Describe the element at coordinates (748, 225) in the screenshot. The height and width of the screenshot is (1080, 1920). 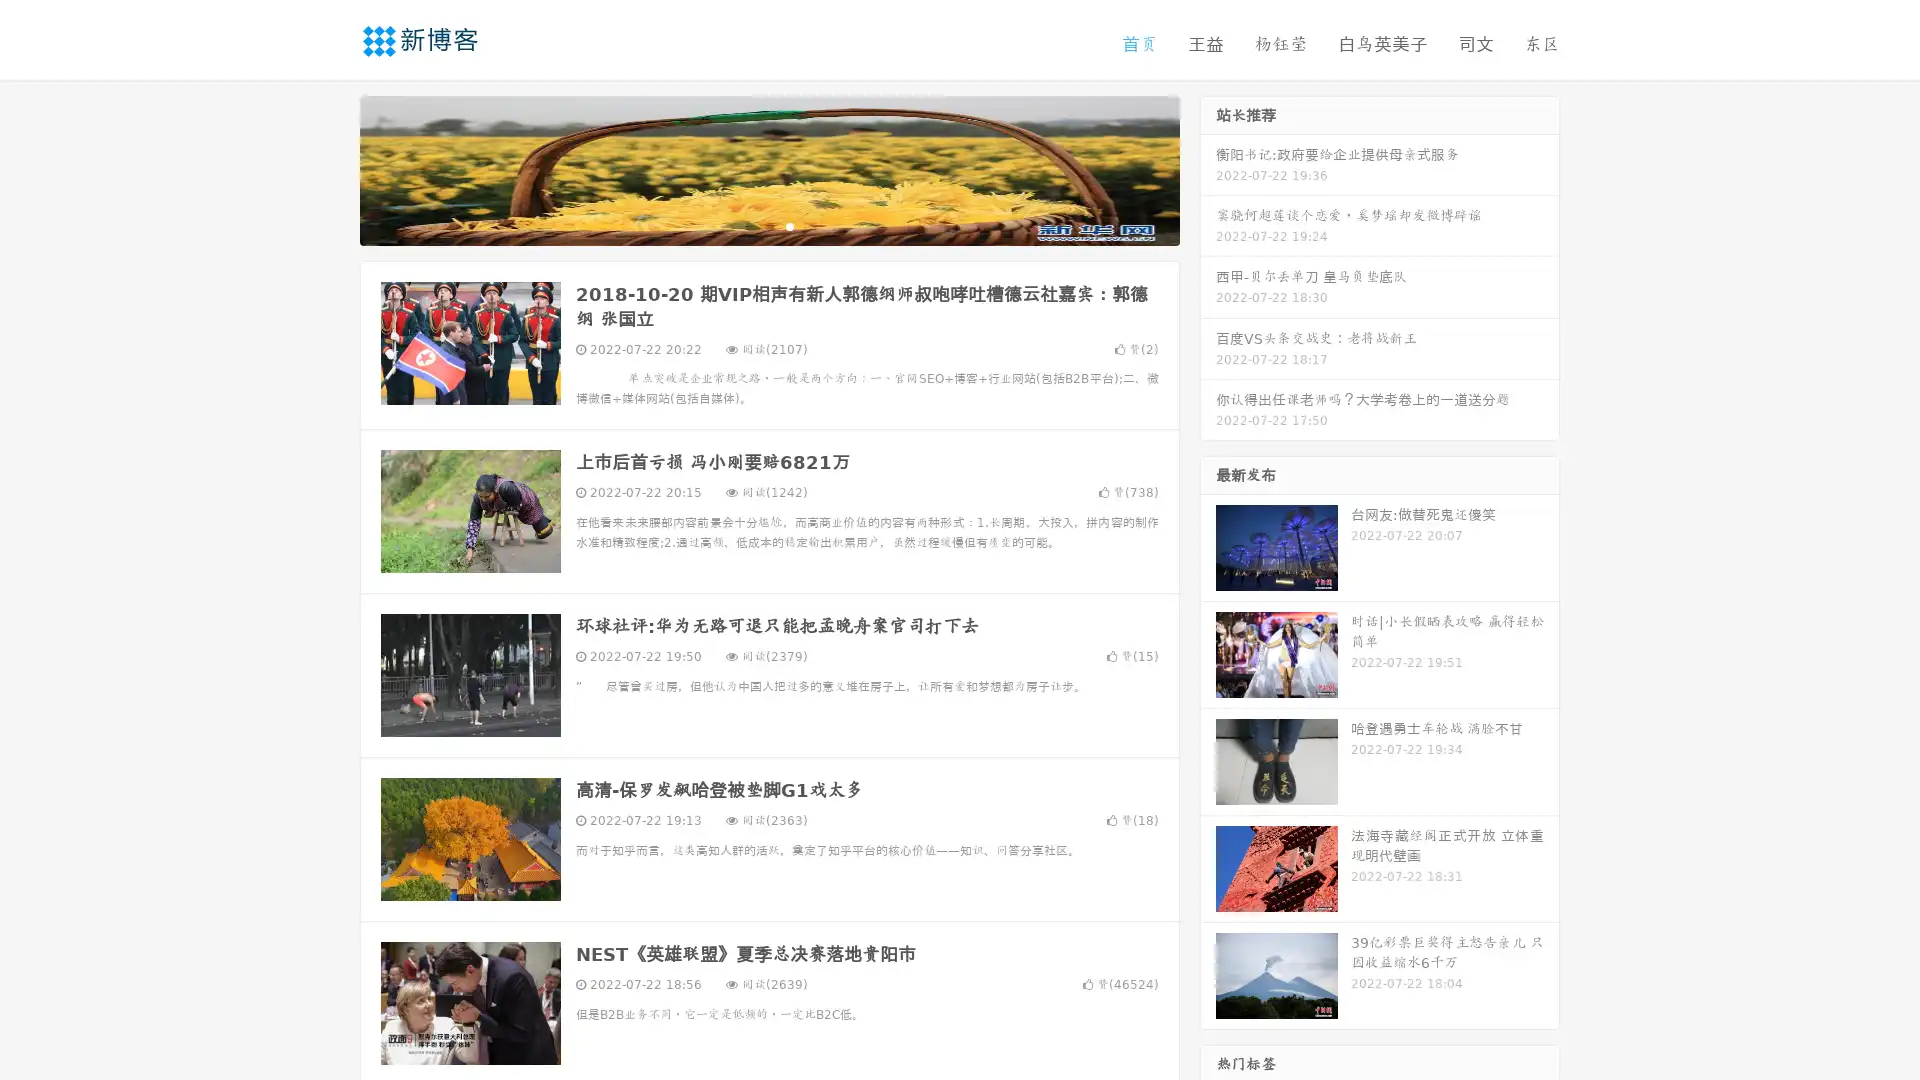
I see `Go to slide 1` at that location.